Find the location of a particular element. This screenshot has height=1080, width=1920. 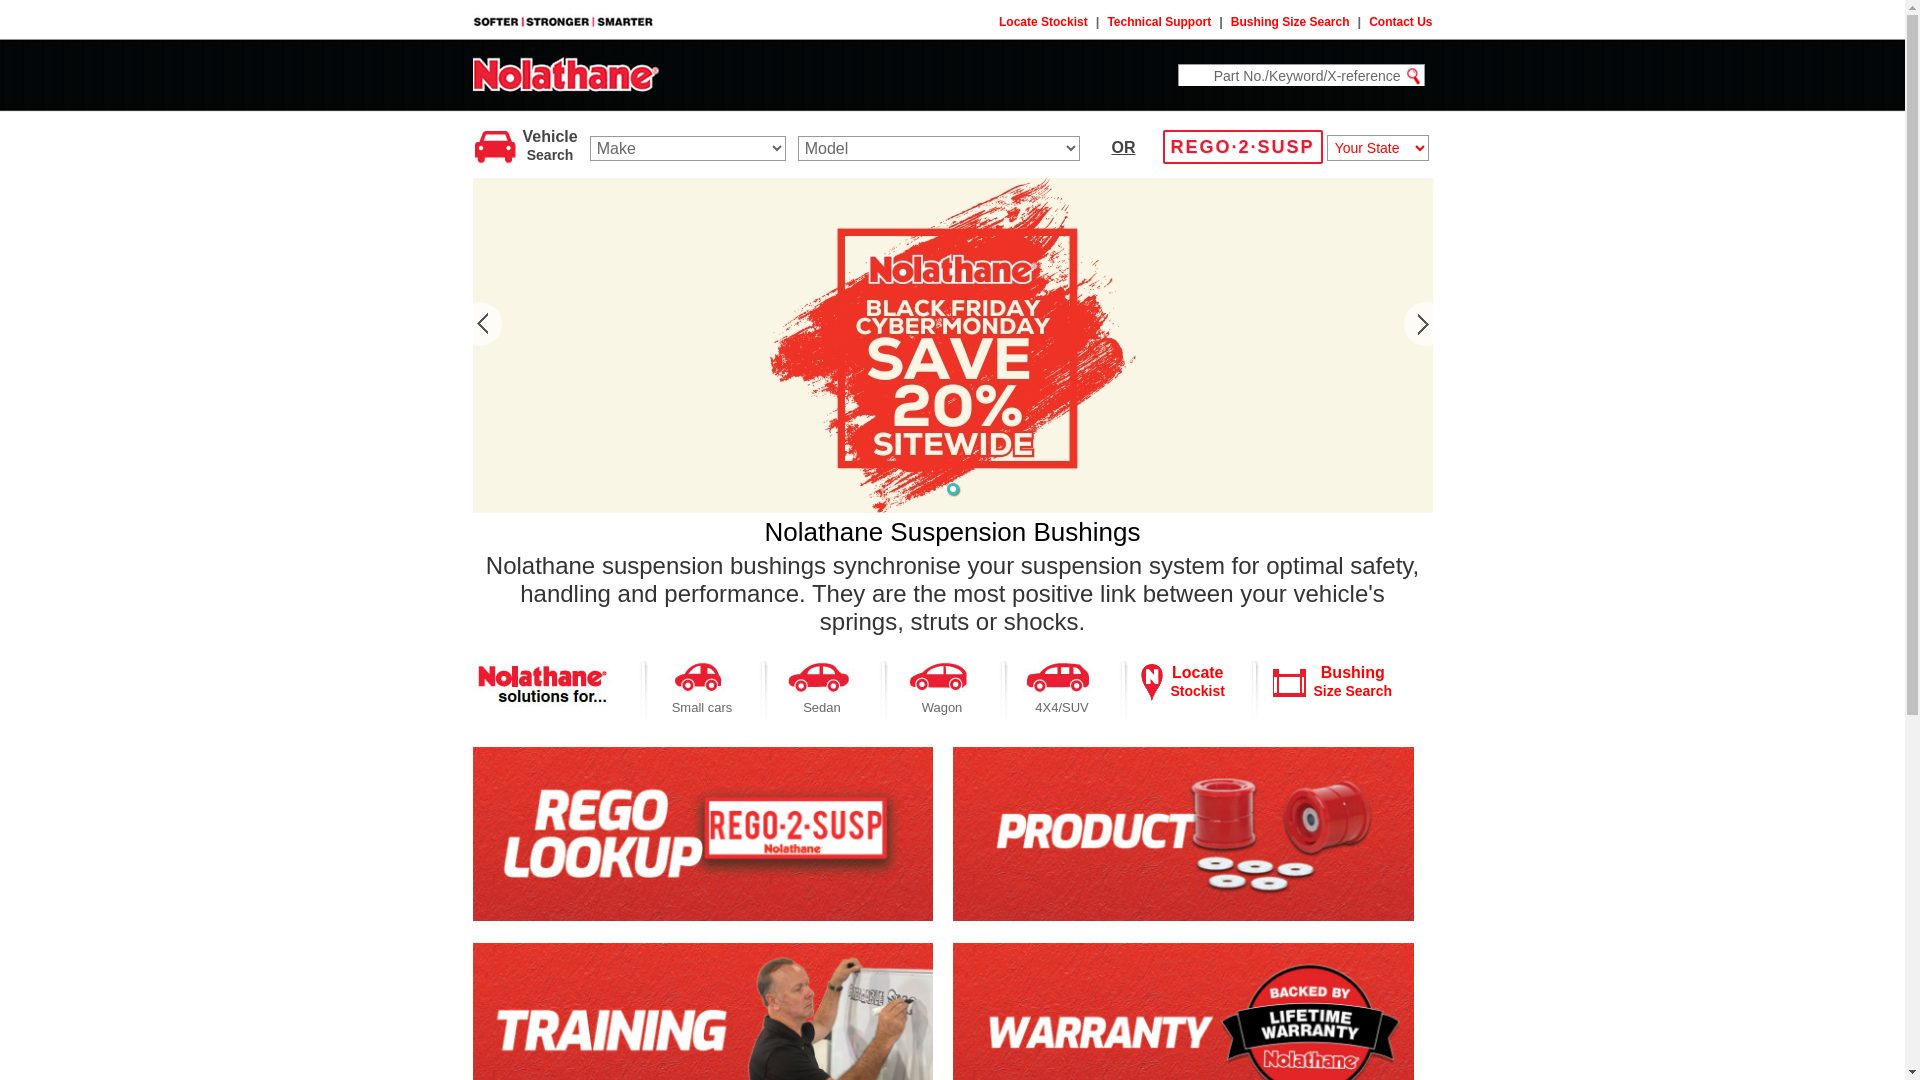

'Contact Us' is located at coordinates (1399, 22).